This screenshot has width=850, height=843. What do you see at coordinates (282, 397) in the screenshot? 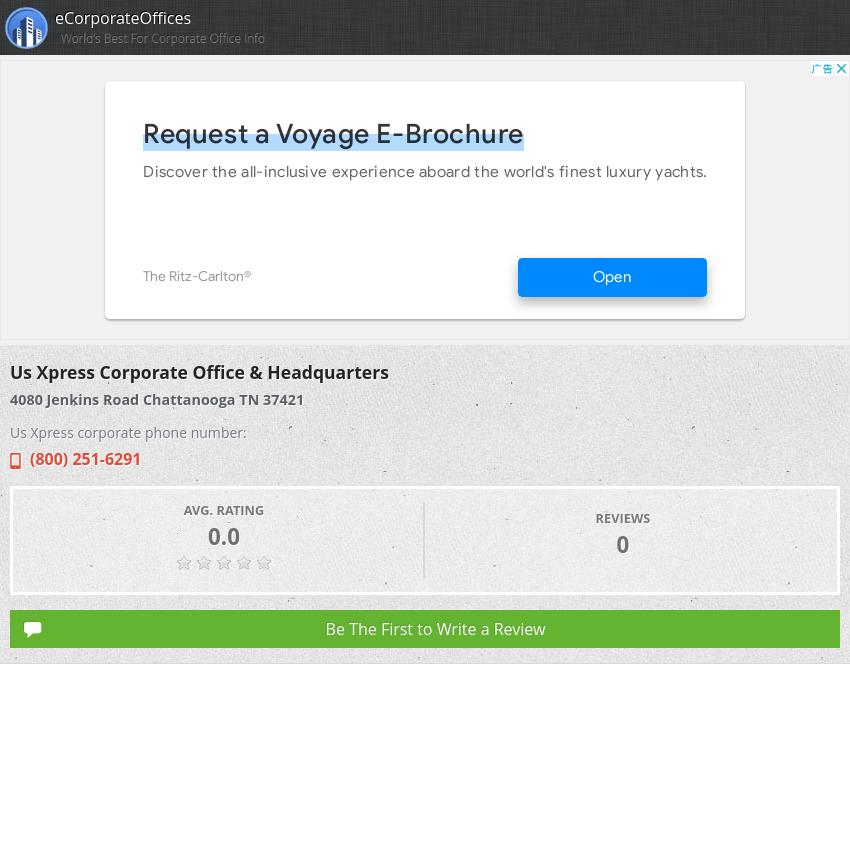
I see `'37421'` at bounding box center [282, 397].